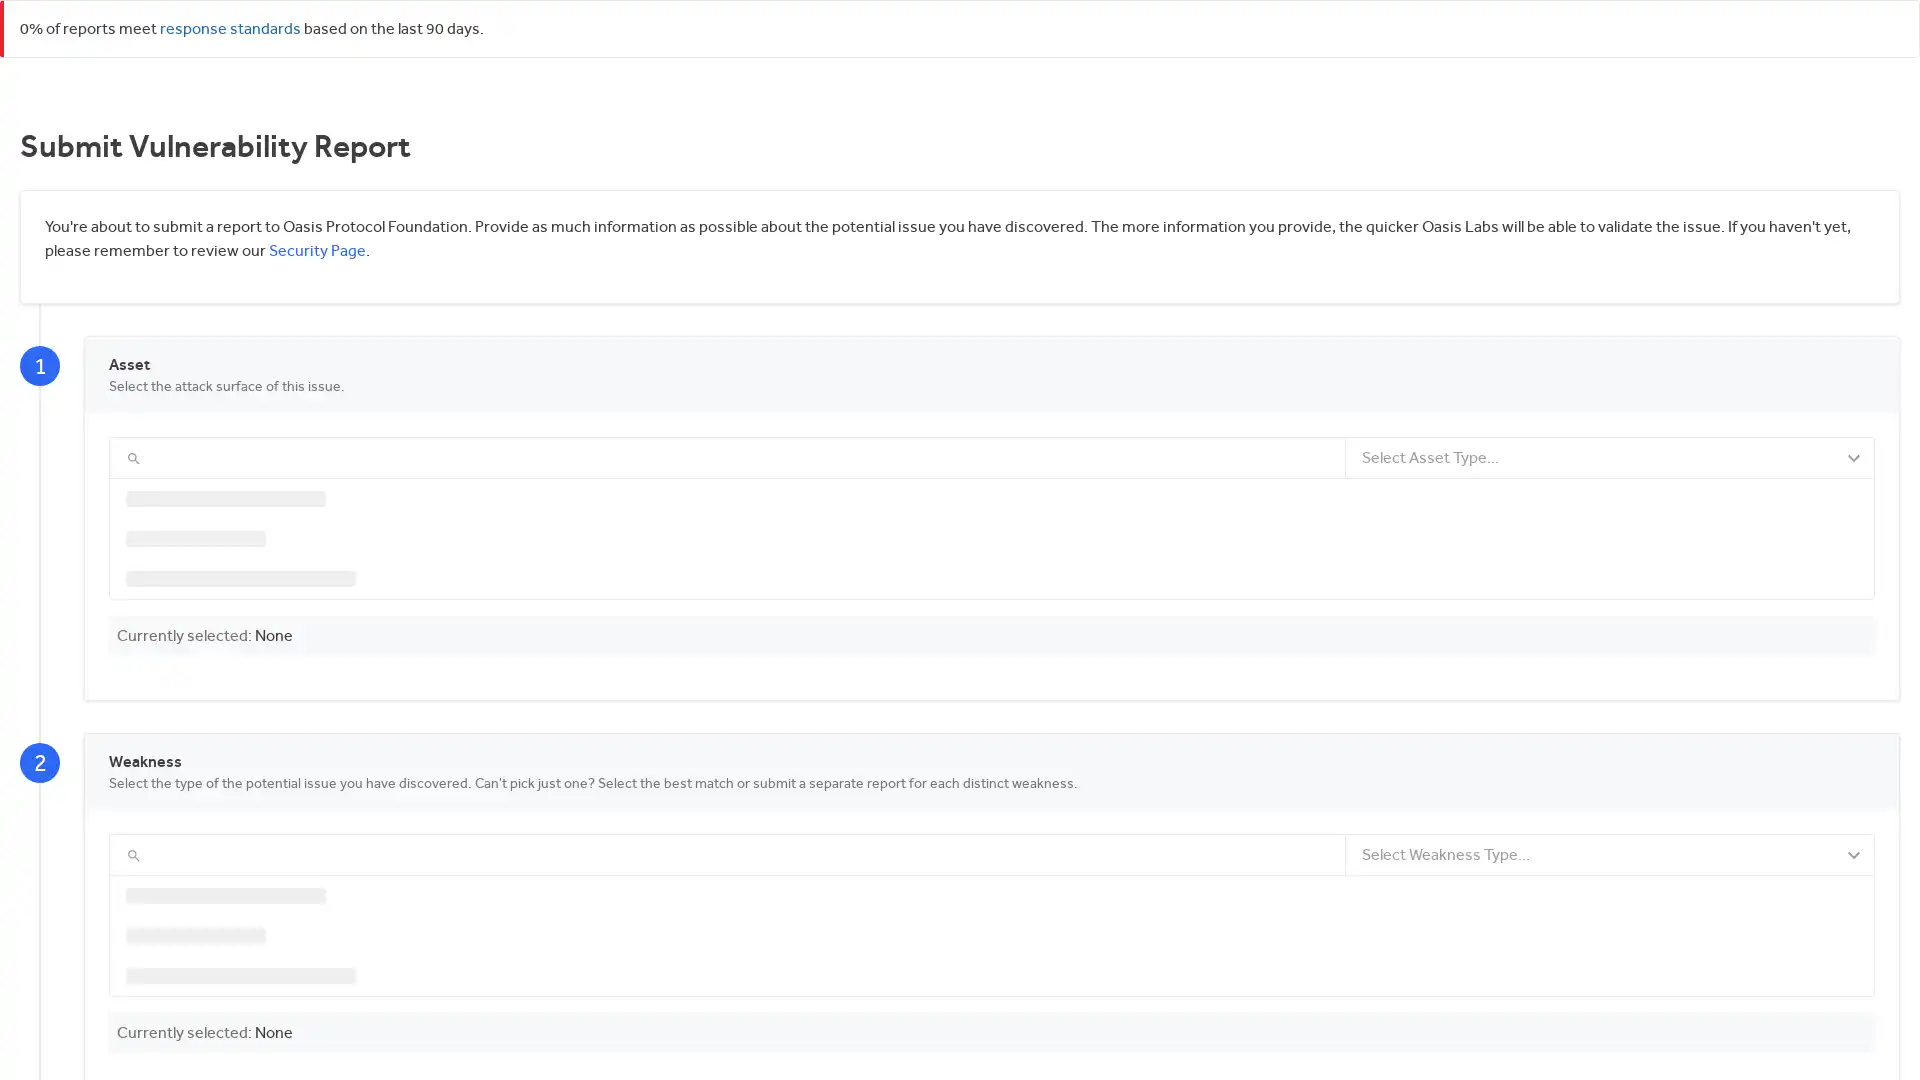  What do you see at coordinates (992, 1034) in the screenshot?
I see `Array Index Underflow (CWE-129)` at bounding box center [992, 1034].